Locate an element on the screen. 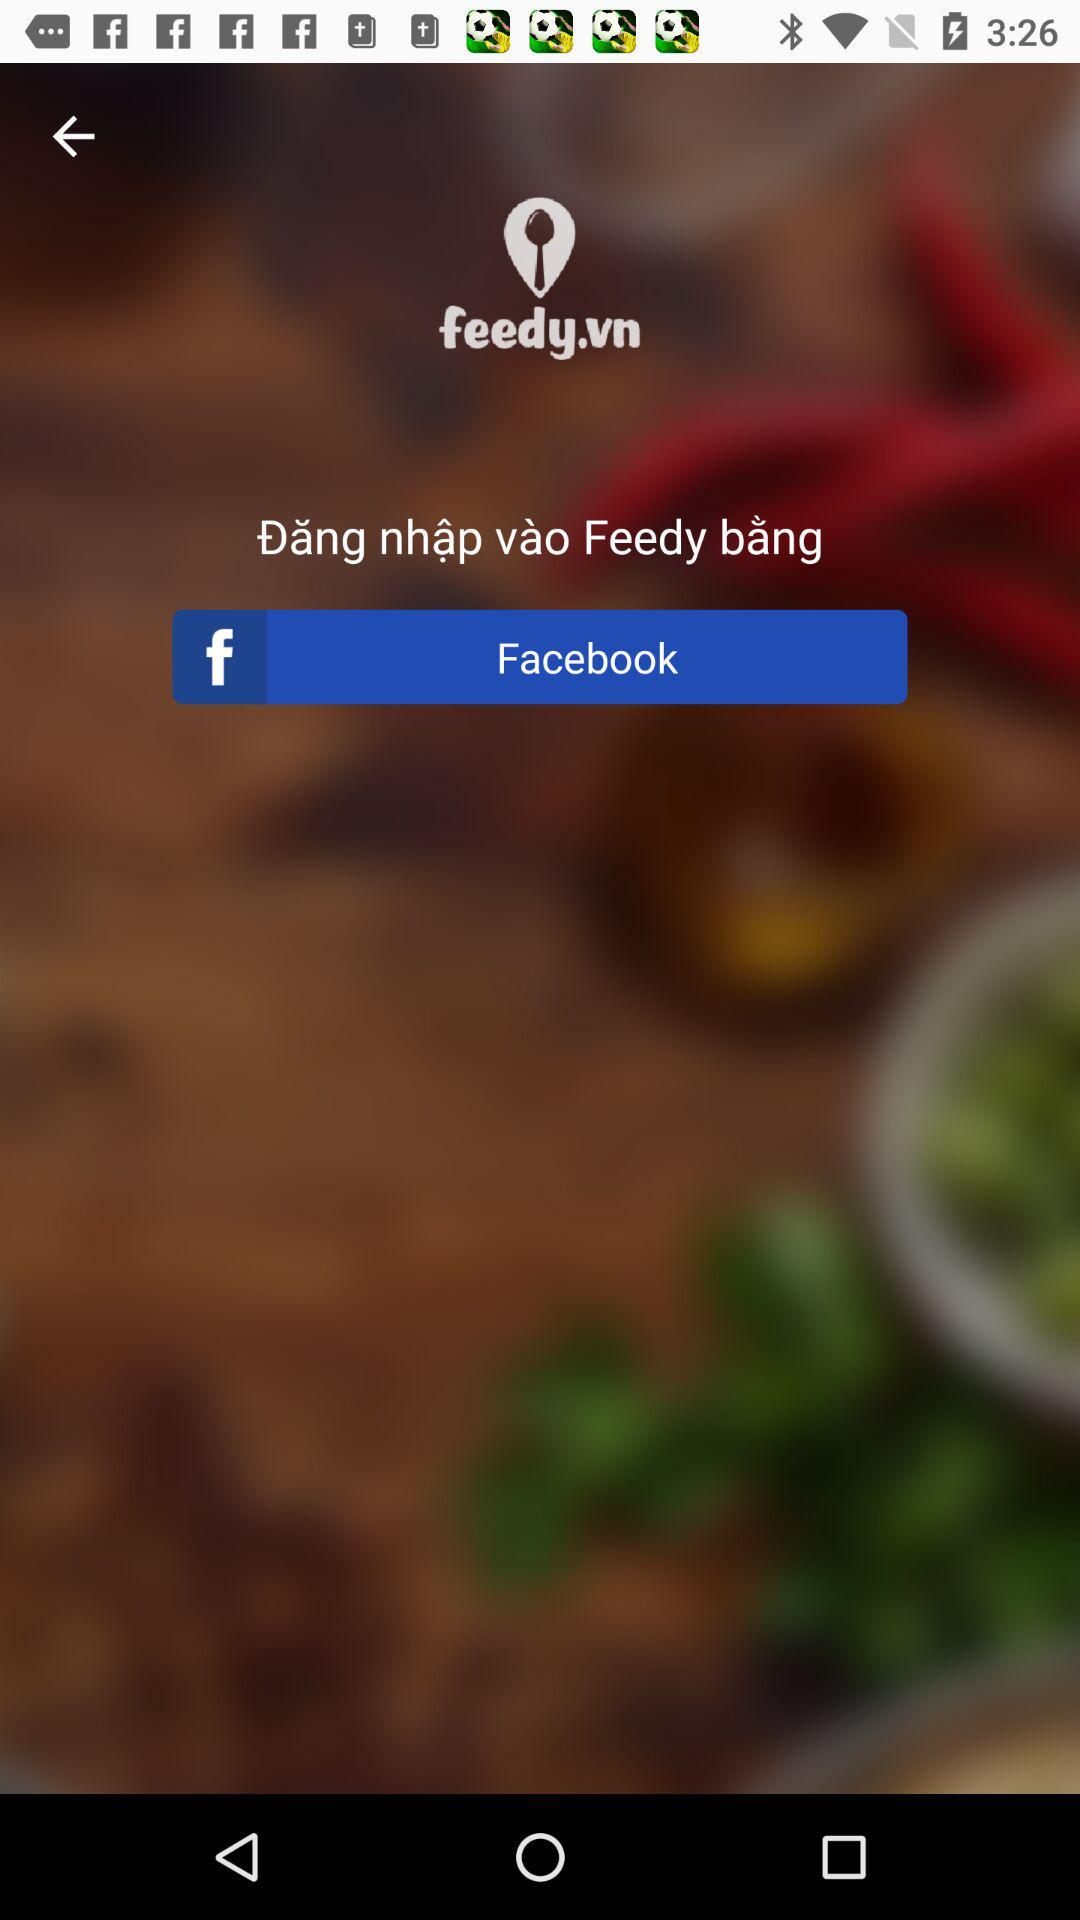 Image resolution: width=1080 pixels, height=1920 pixels. the item at the top left corner is located at coordinates (72, 135).